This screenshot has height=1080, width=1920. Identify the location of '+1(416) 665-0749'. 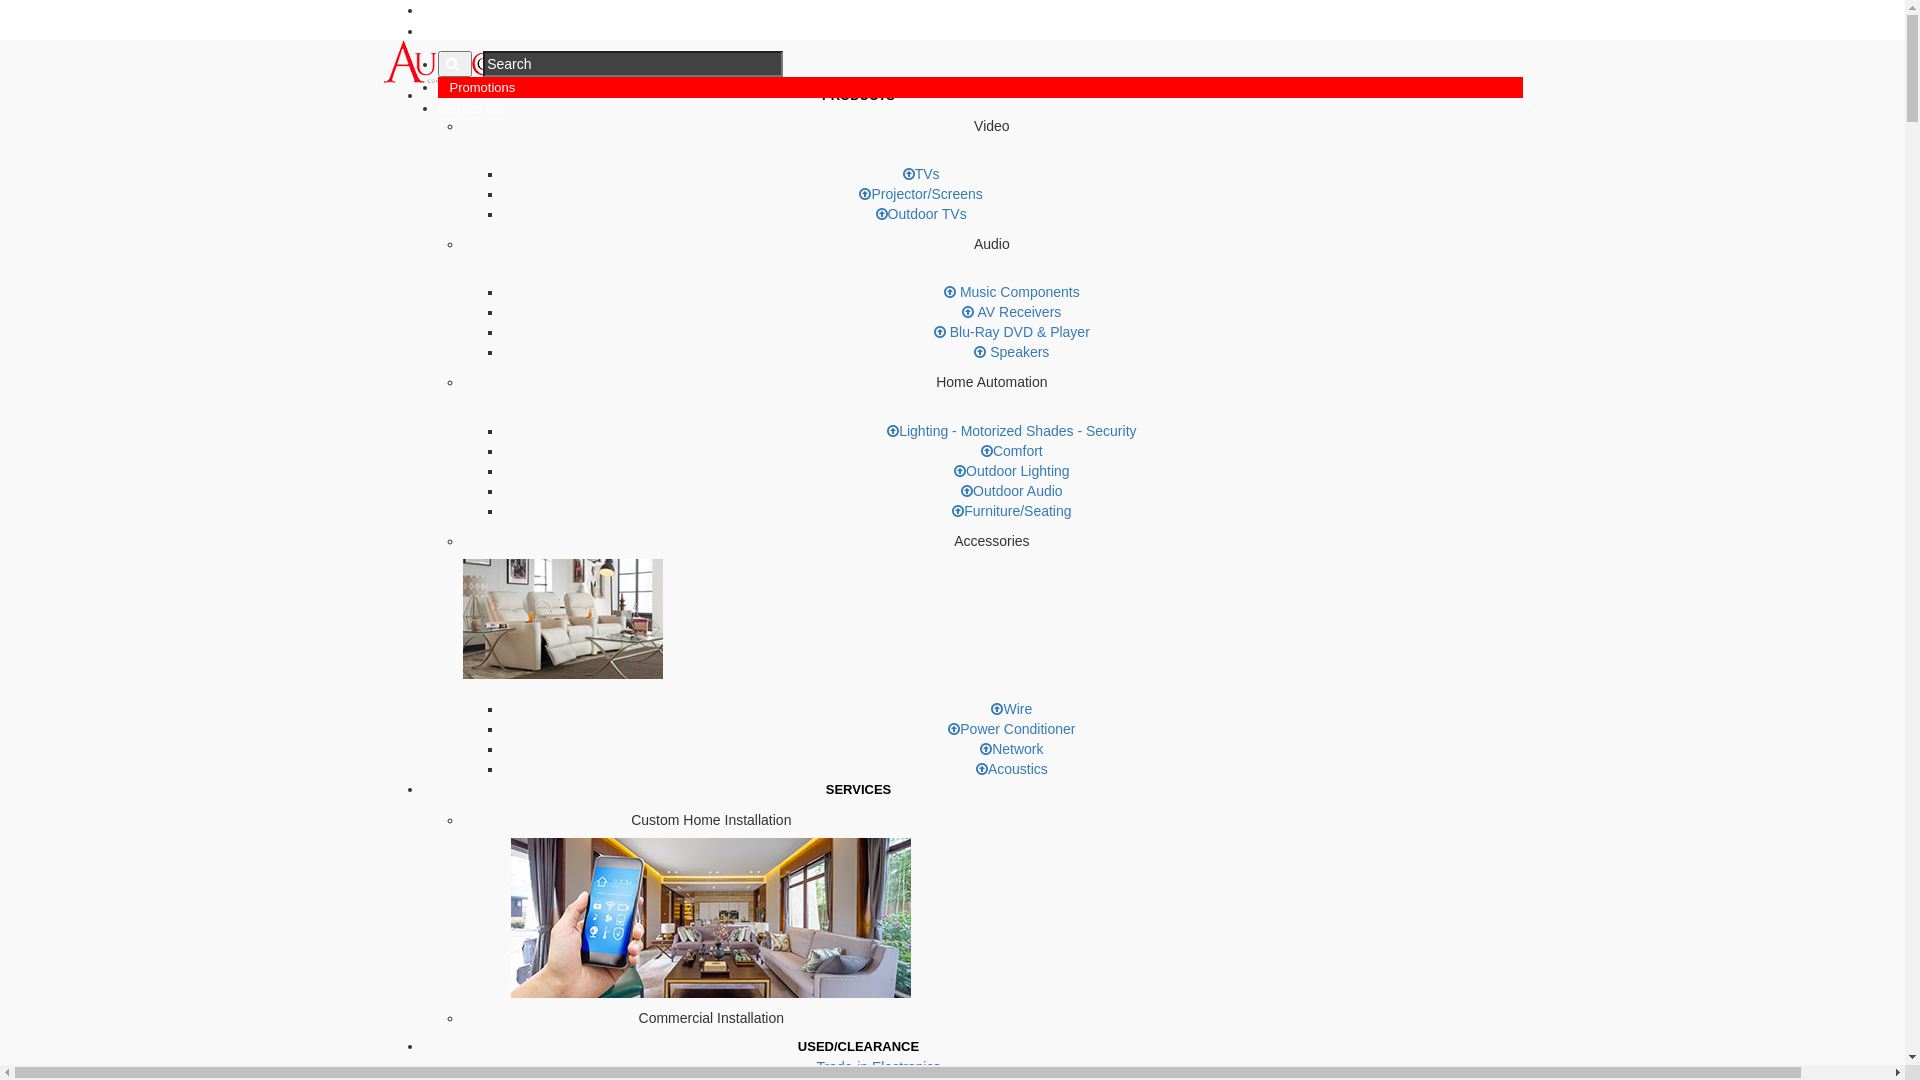
(483, 10).